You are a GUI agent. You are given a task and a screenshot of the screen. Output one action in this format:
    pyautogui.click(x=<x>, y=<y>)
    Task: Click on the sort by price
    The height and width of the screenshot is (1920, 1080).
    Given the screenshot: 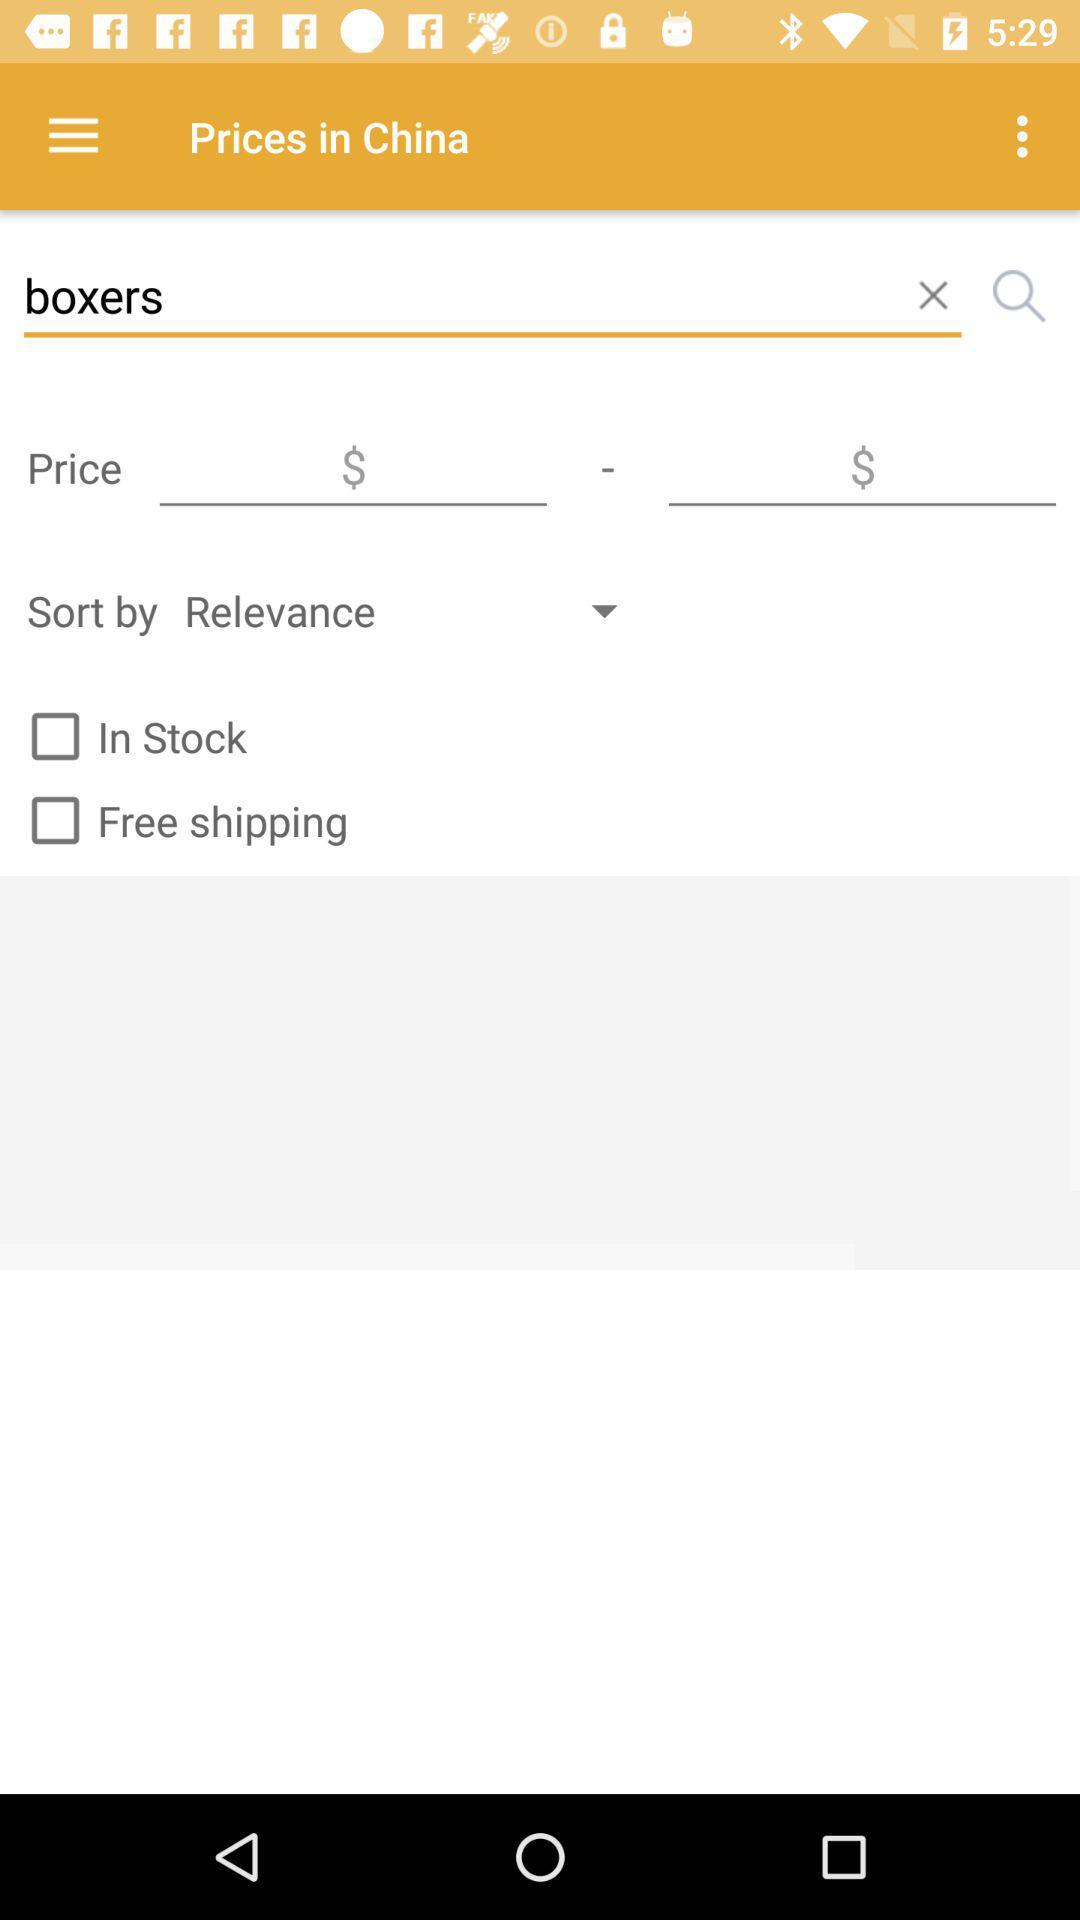 What is the action you would take?
    pyautogui.click(x=352, y=466)
    